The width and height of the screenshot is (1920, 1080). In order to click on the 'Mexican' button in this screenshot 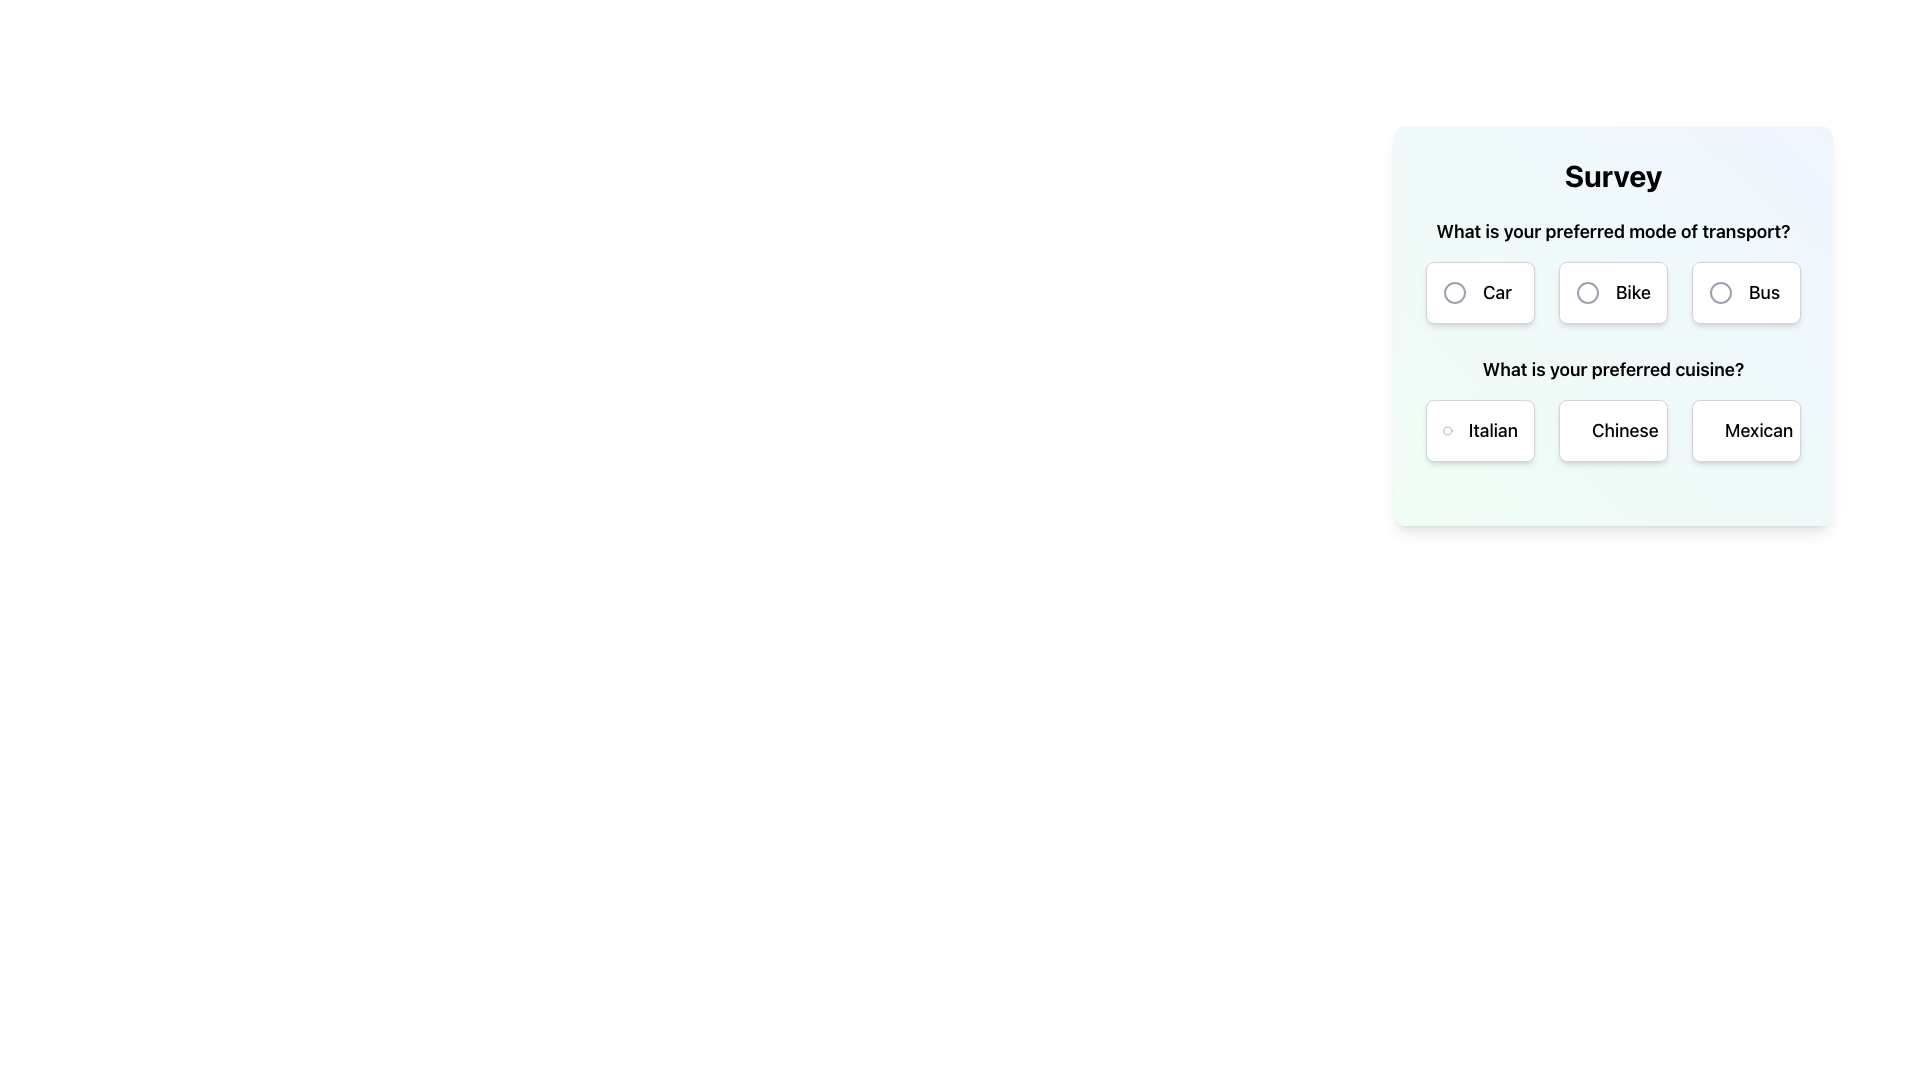, I will do `click(1745, 430)`.